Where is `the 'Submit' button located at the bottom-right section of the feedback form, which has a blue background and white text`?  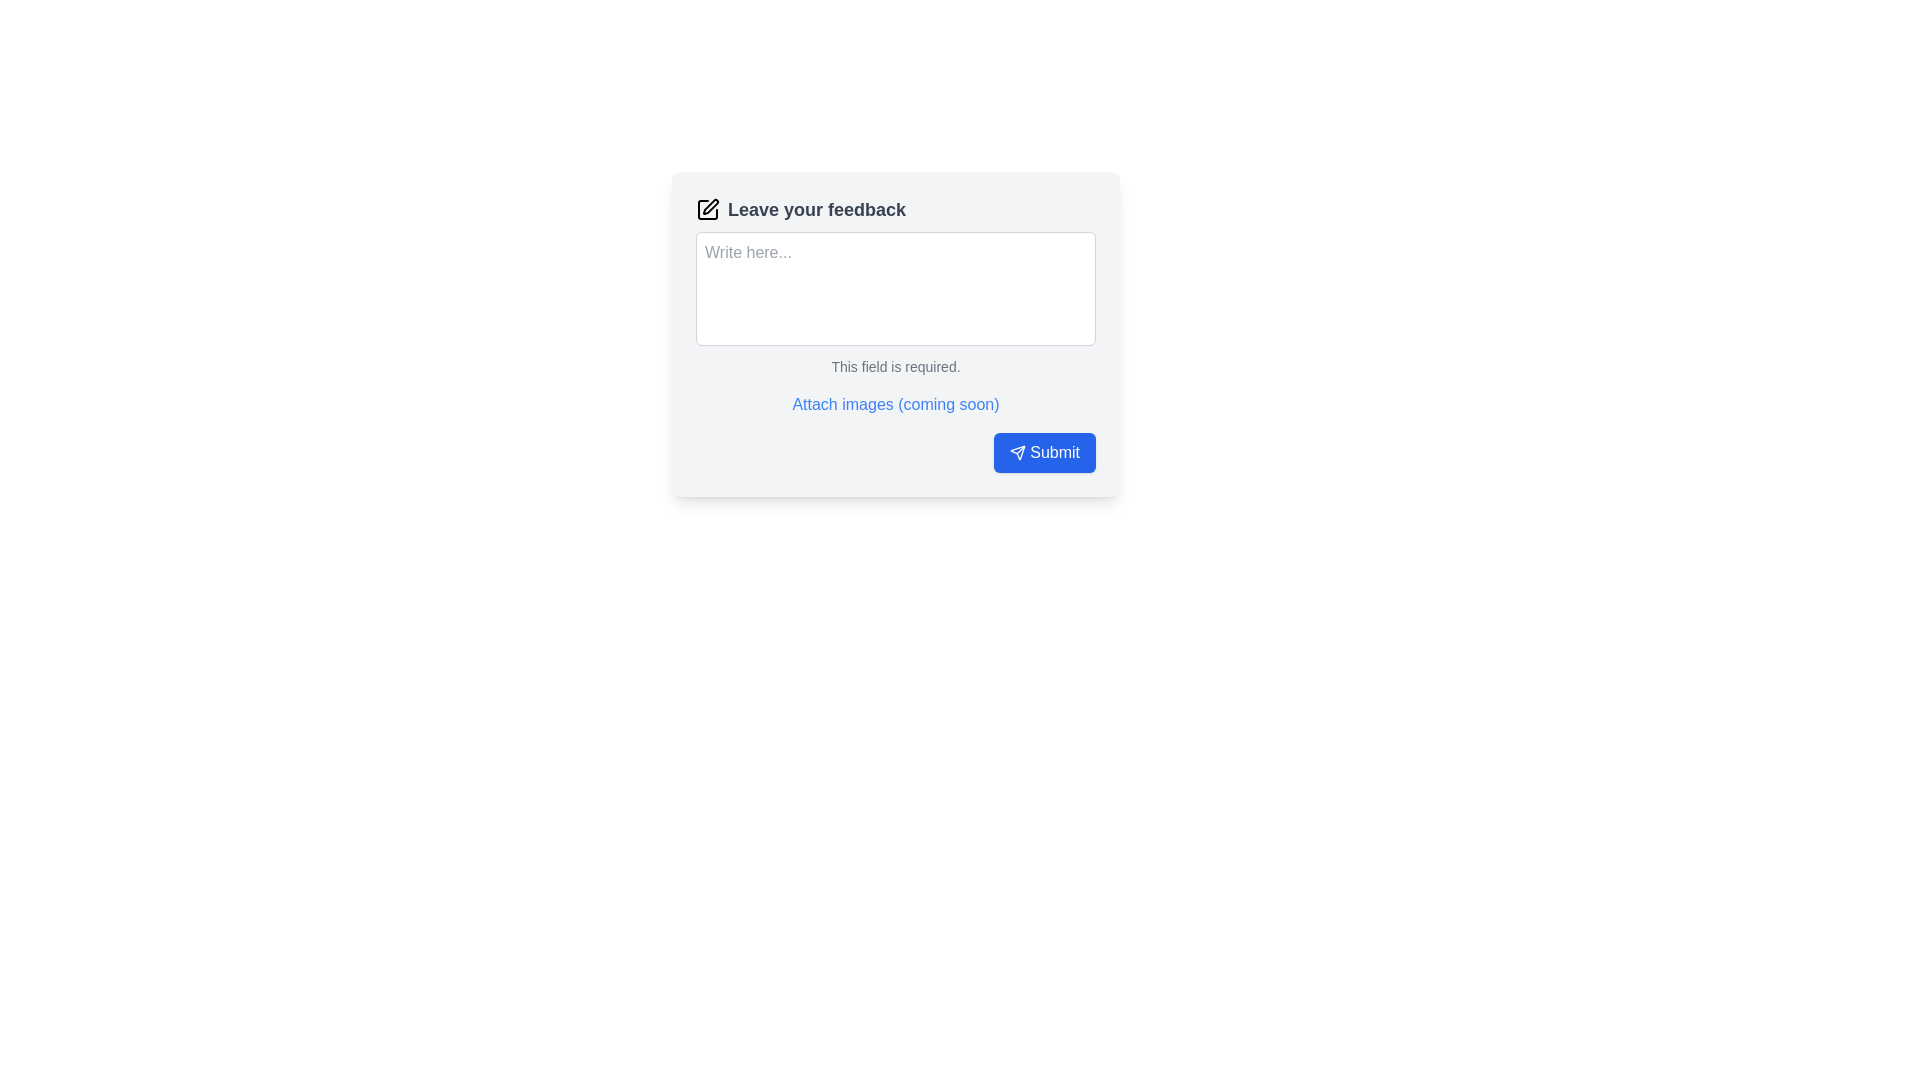 the 'Submit' button located at the bottom-right section of the feedback form, which has a blue background and white text is located at coordinates (1054, 452).